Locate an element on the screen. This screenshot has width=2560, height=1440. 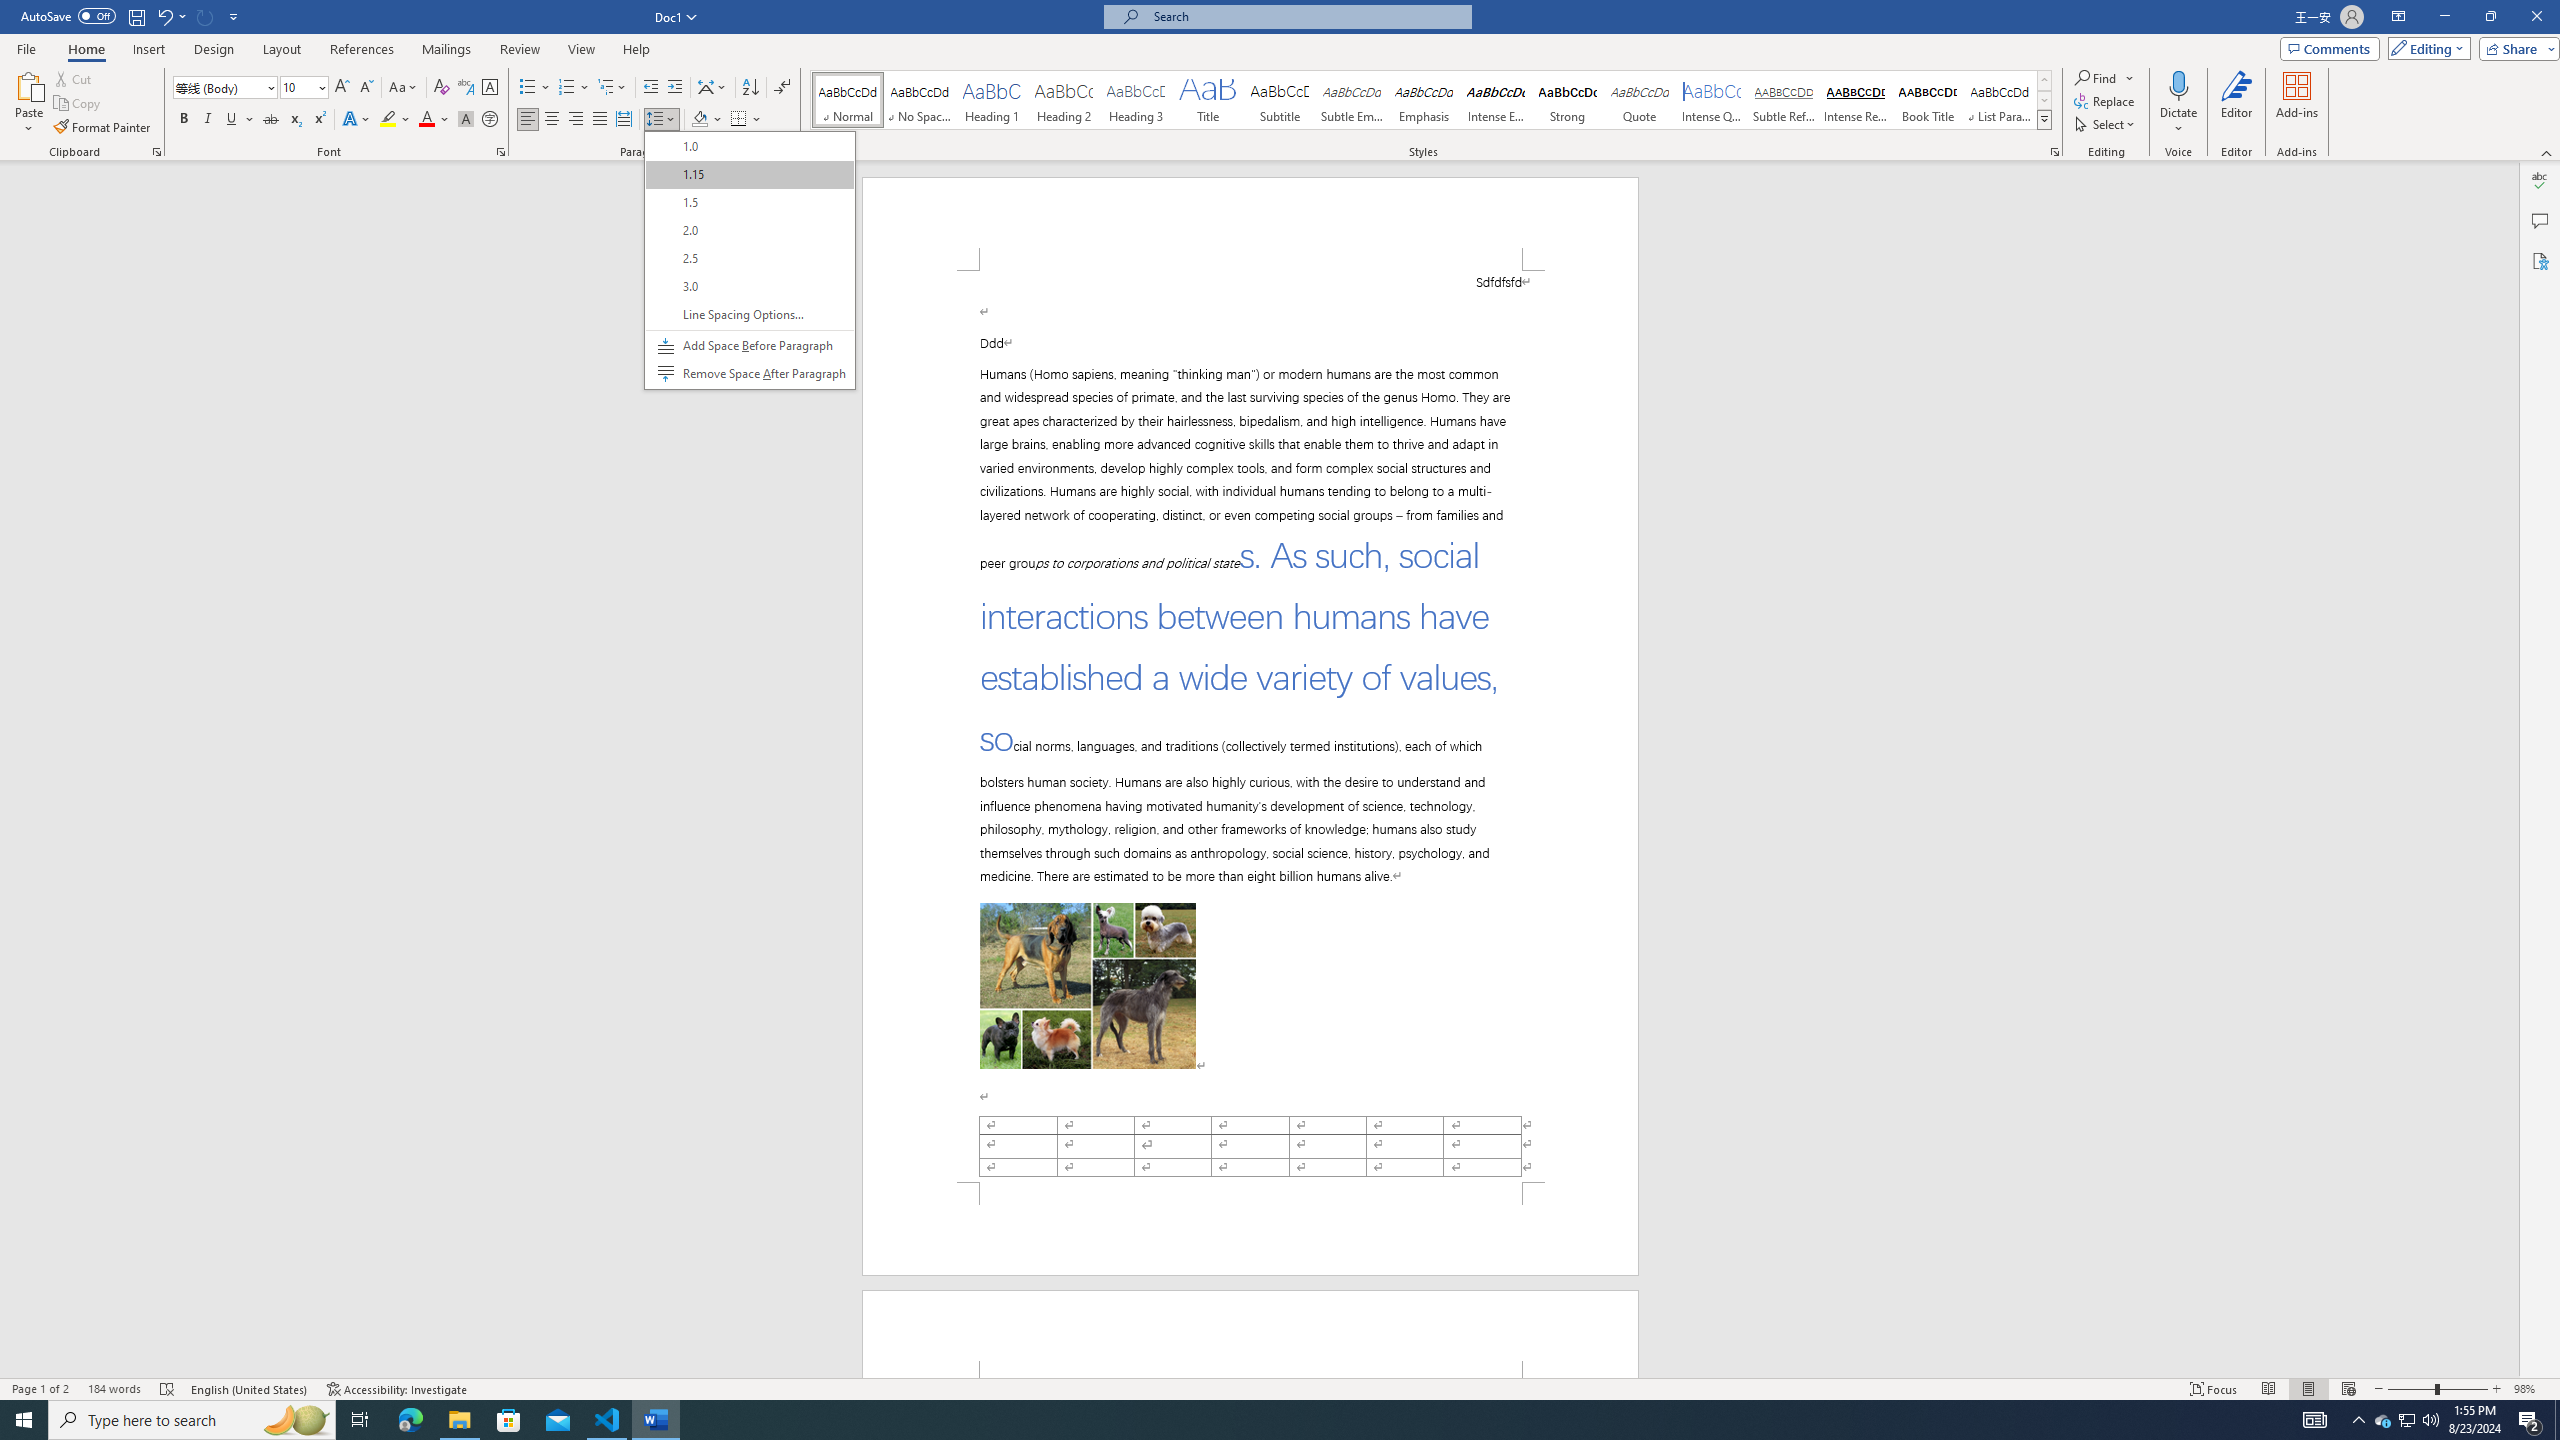
'Heading 1' is located at coordinates (991, 99).